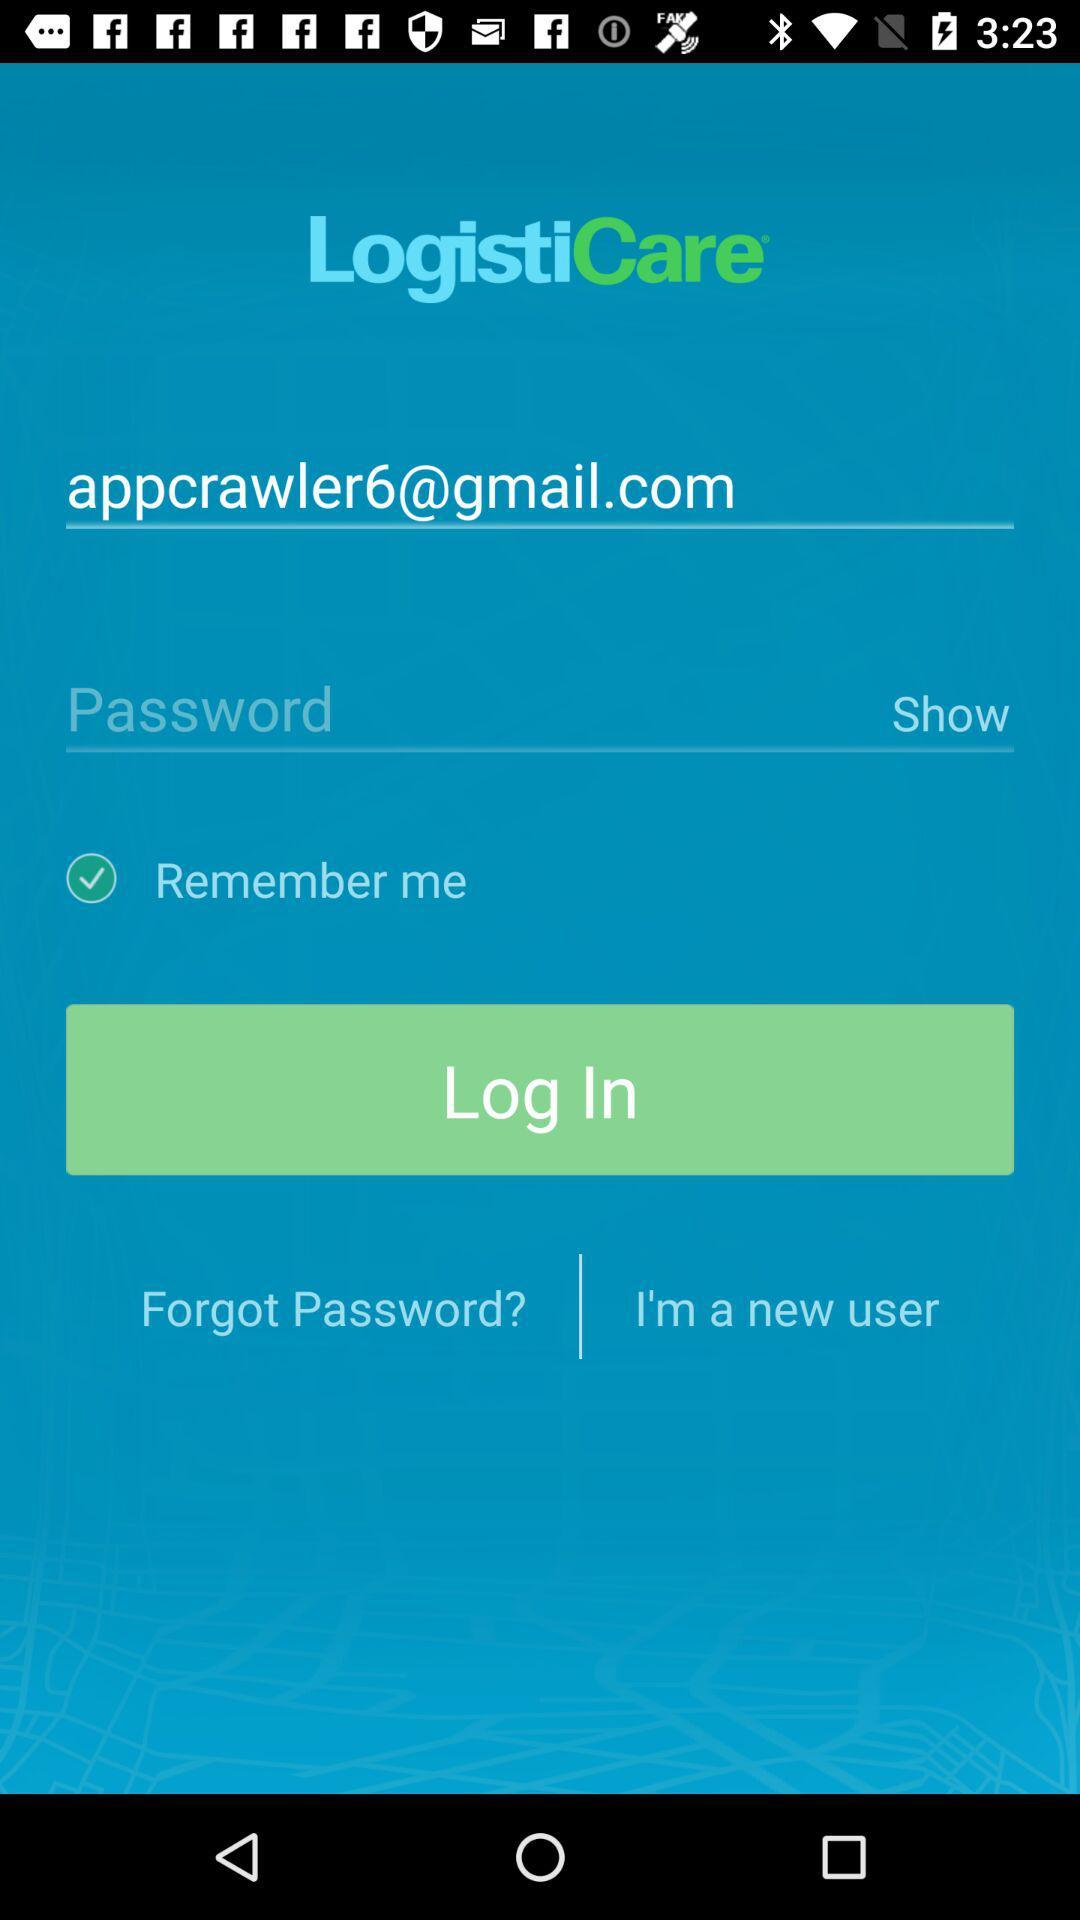 The height and width of the screenshot is (1920, 1080). I want to click on log in item, so click(540, 1088).